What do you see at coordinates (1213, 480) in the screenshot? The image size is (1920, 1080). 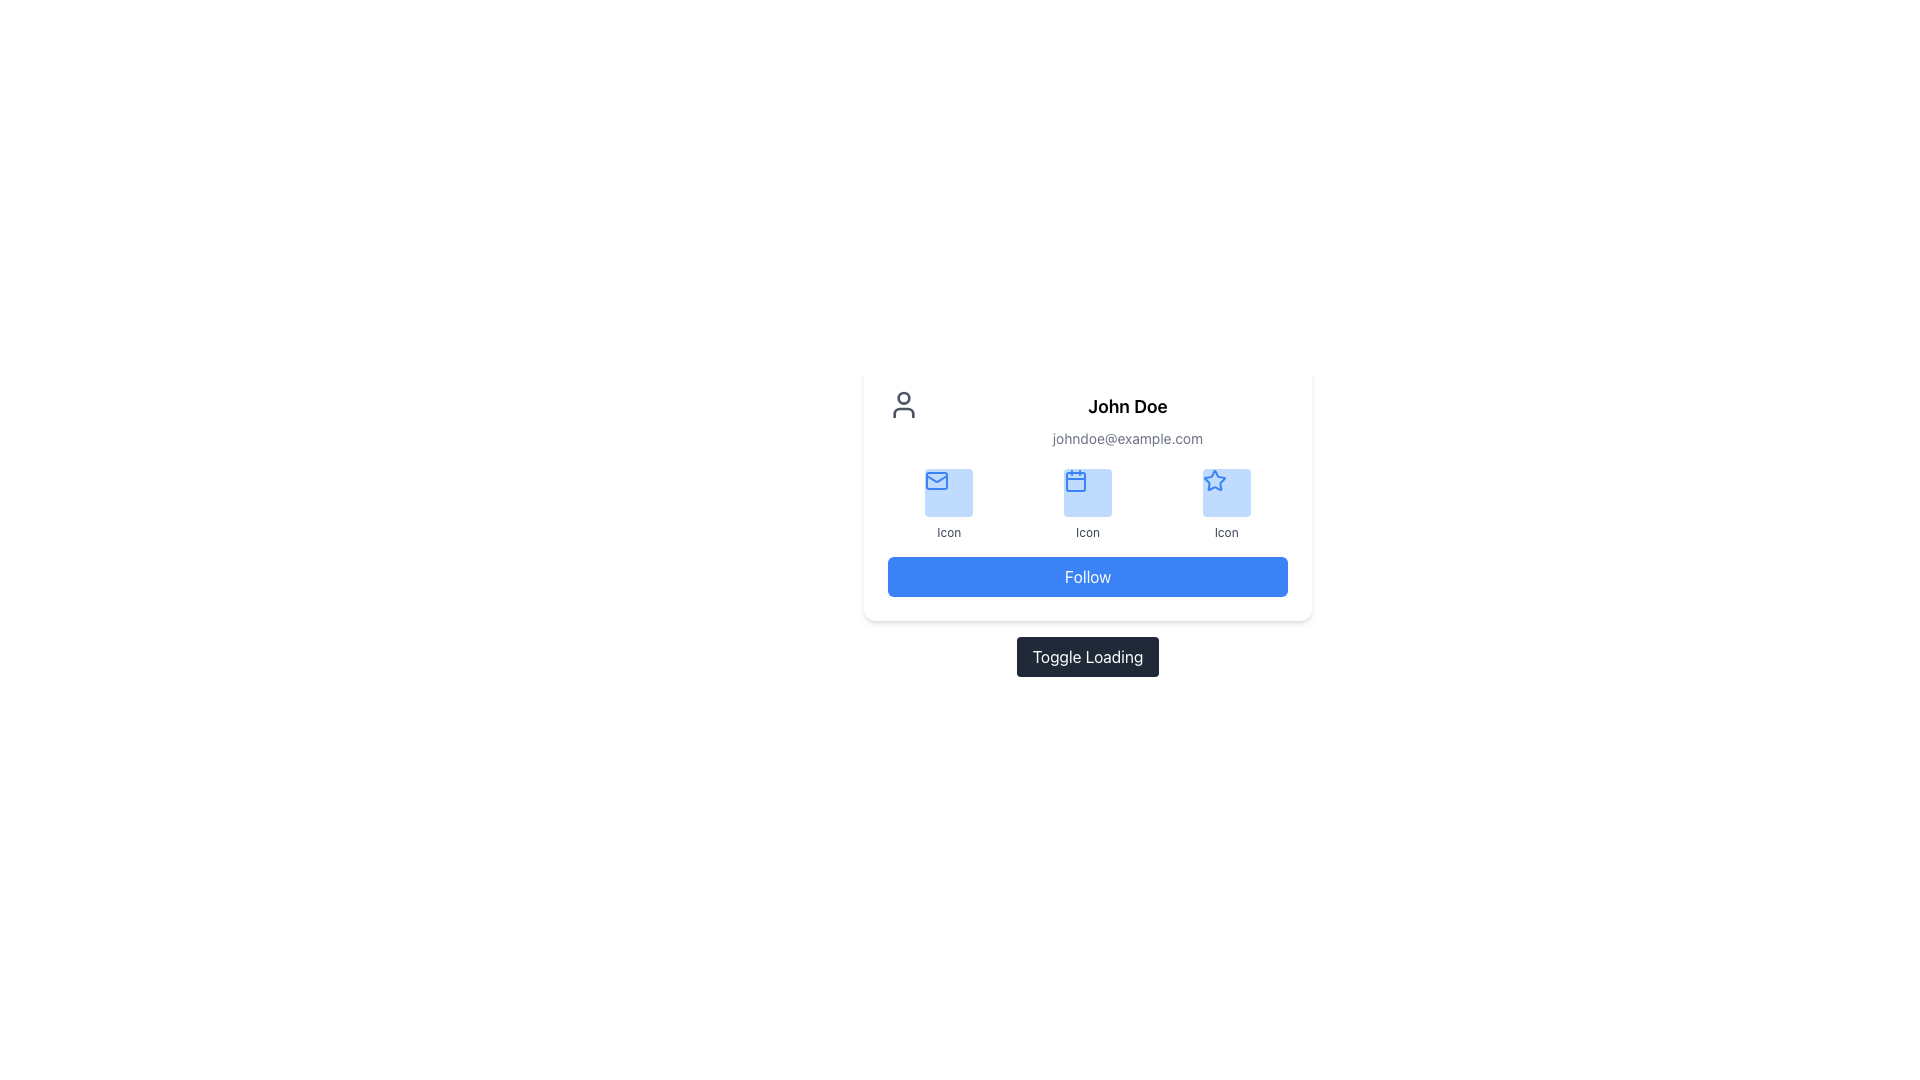 I see `the third icon in the horizontal sequence located beneath the user's details` at bounding box center [1213, 480].